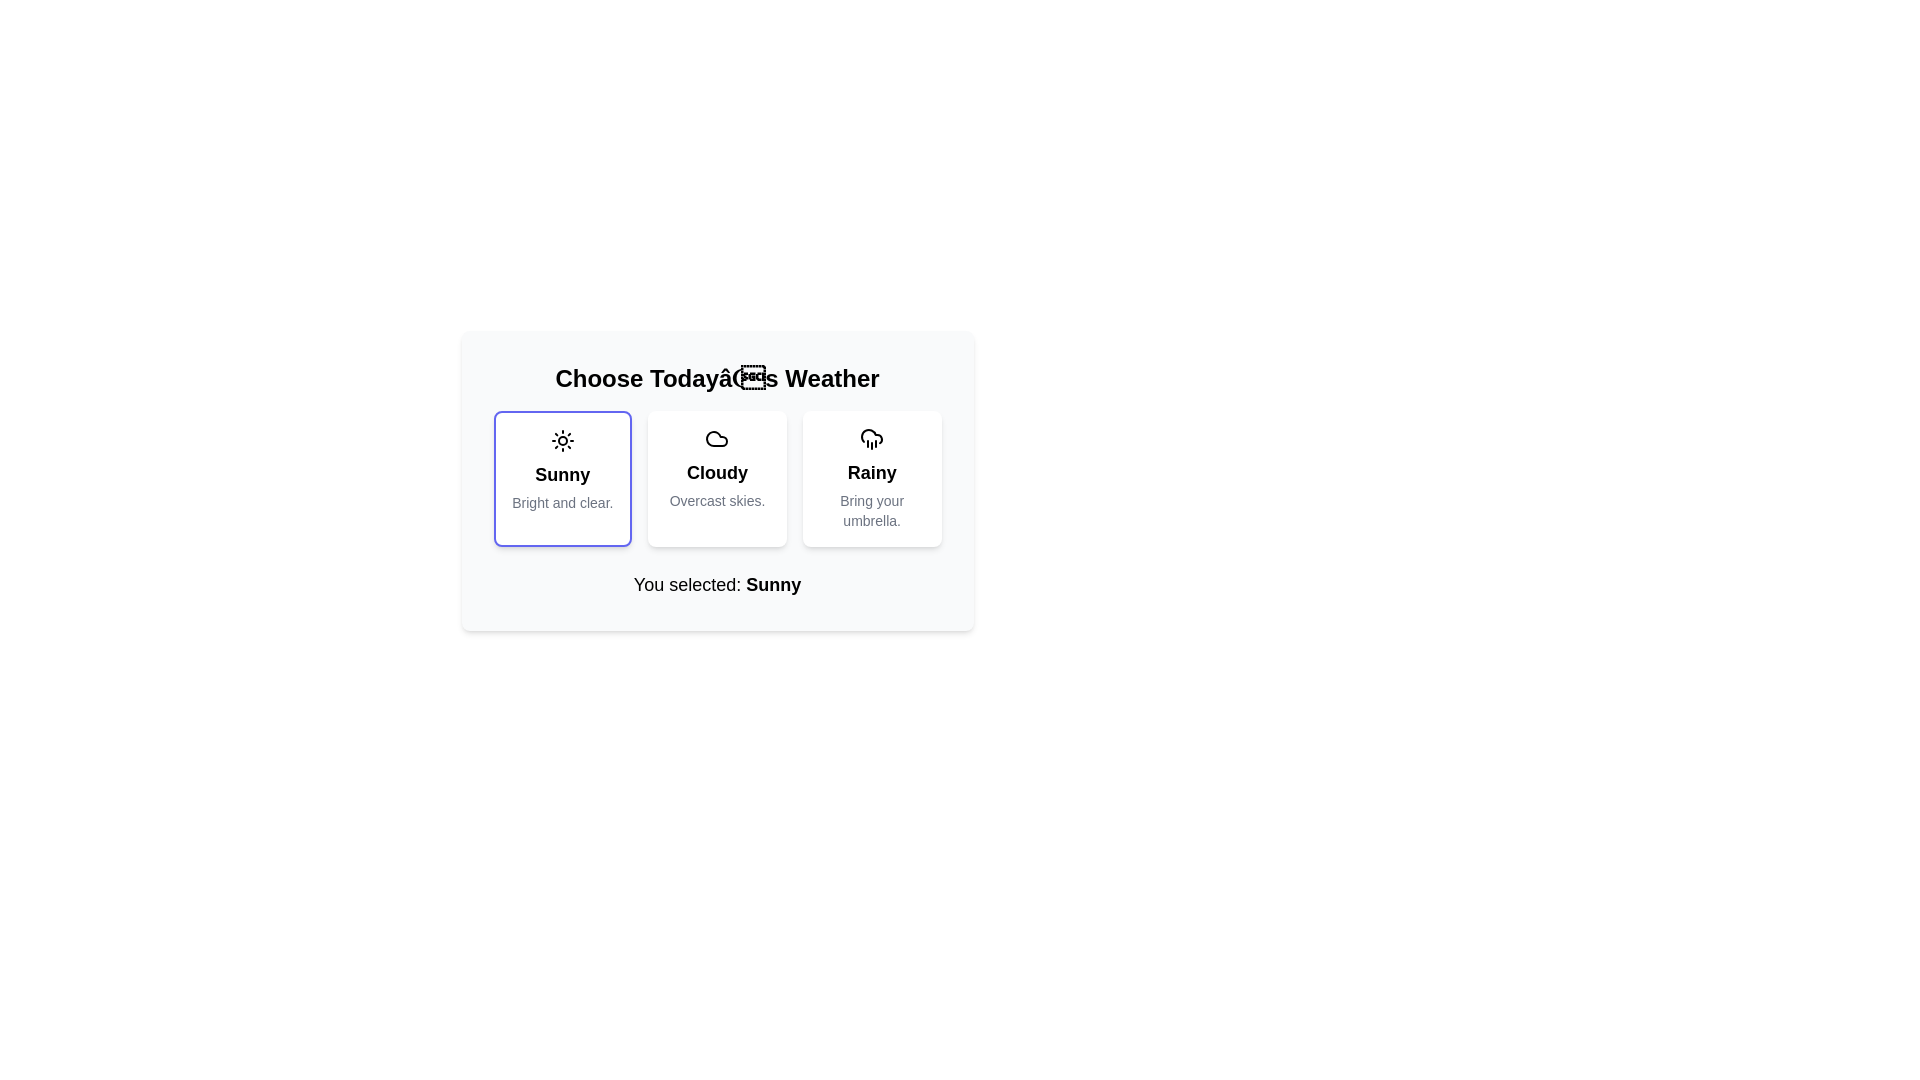 The width and height of the screenshot is (1920, 1080). I want to click on the 'Cloudy' weather selectable card located in the center of the grid layout under 'Choose Today’s Weather', so click(717, 478).